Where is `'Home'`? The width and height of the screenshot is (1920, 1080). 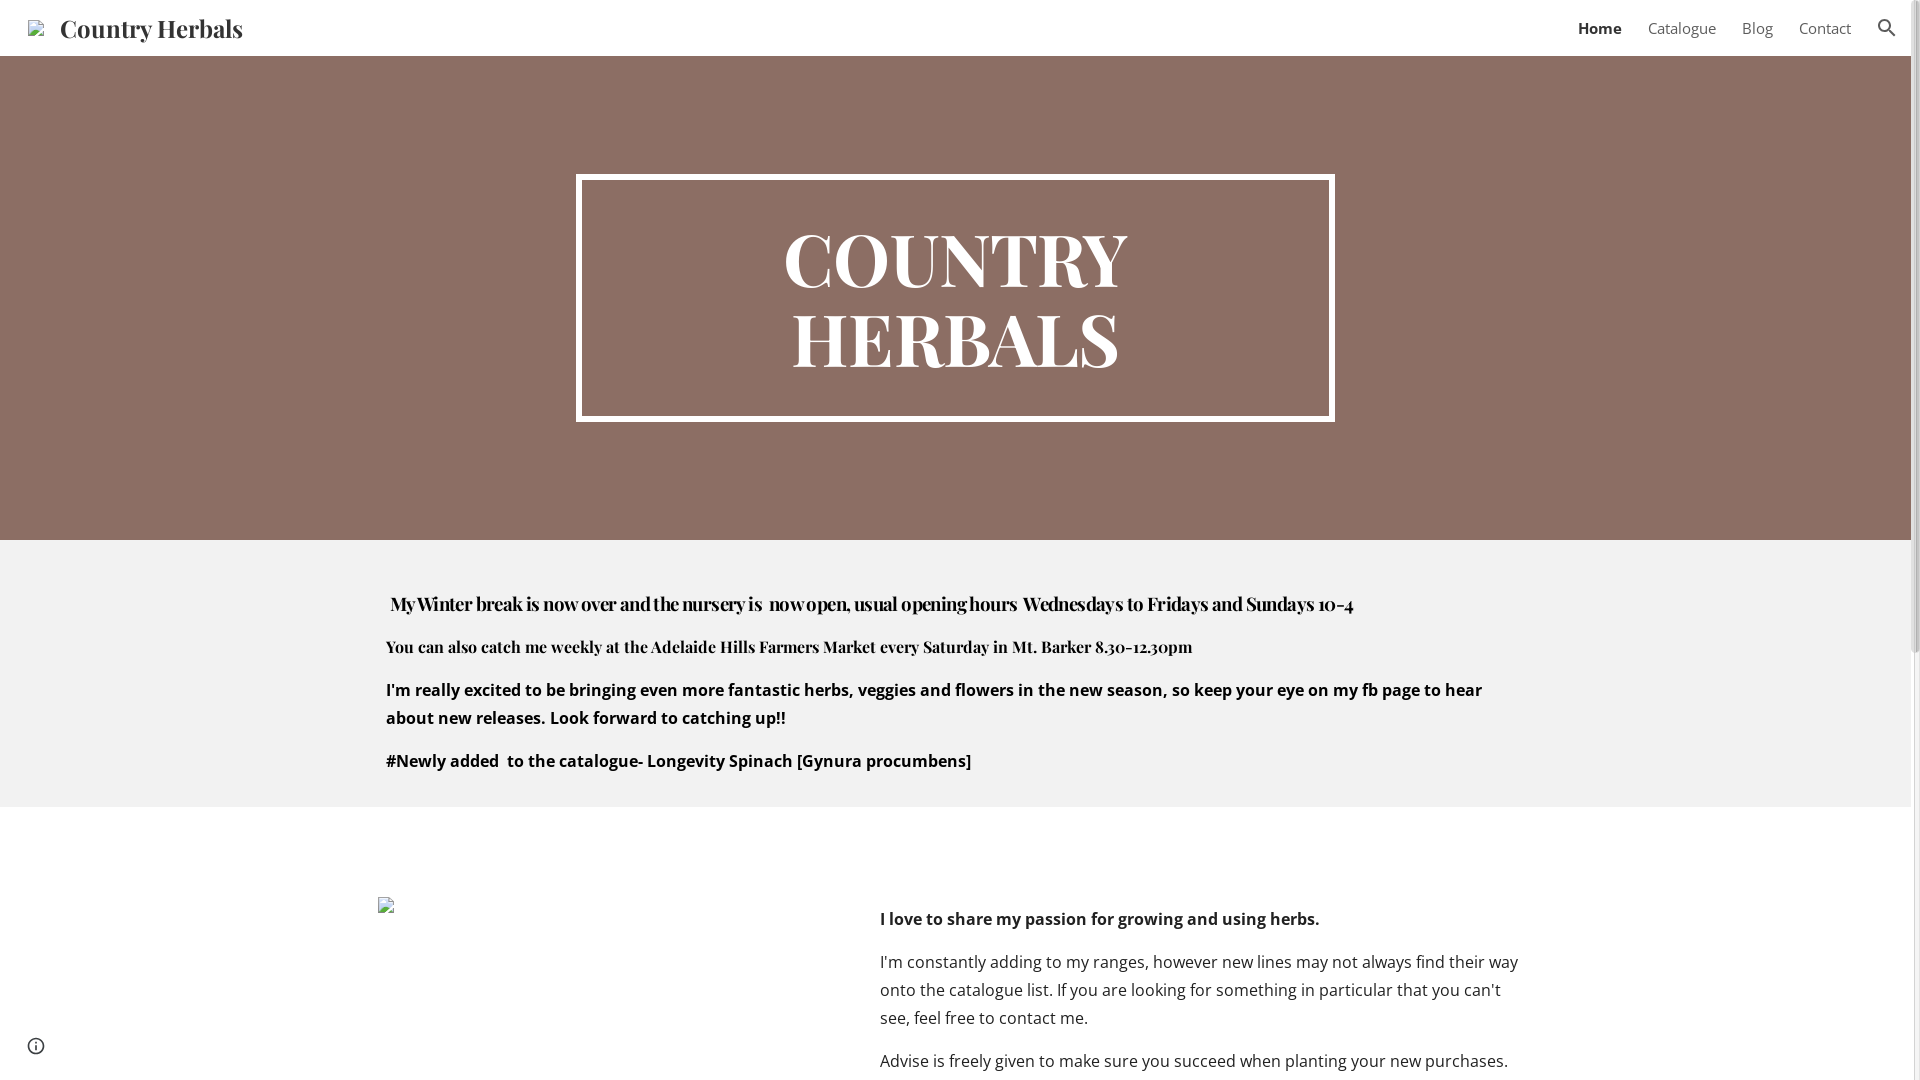 'Home' is located at coordinates (1577, 27).